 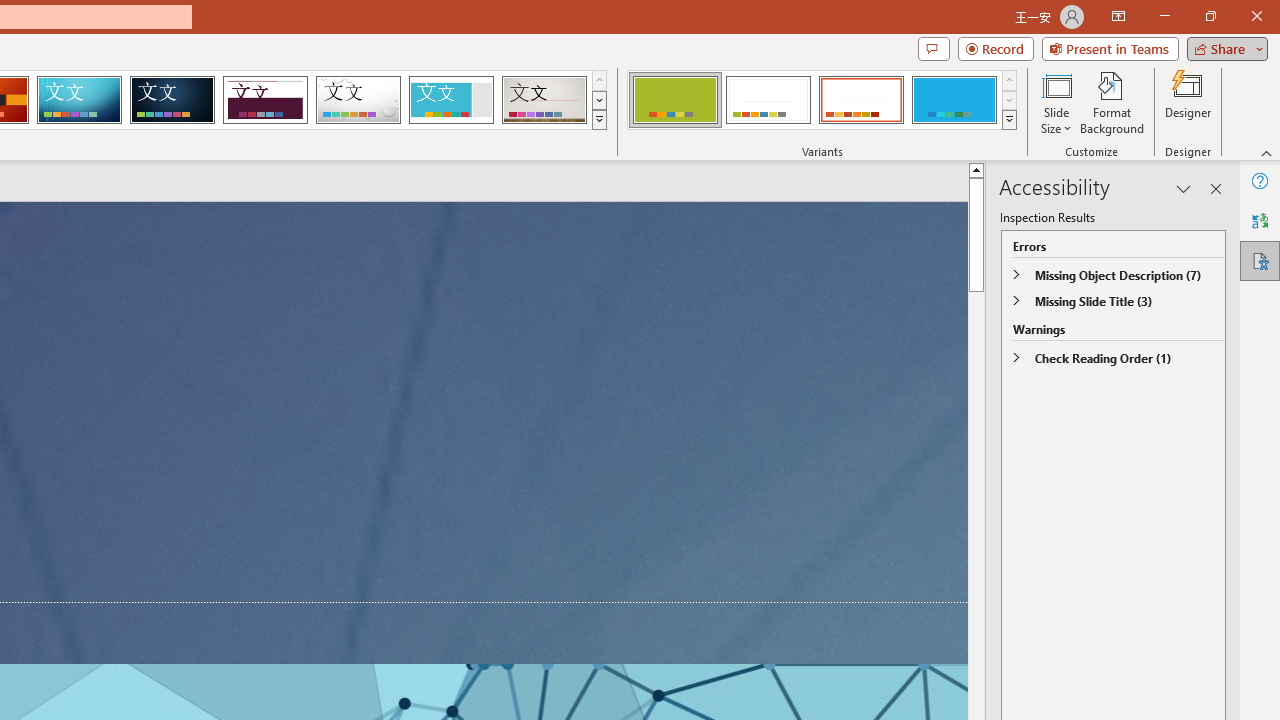 I want to click on 'Damask', so click(x=172, y=100).